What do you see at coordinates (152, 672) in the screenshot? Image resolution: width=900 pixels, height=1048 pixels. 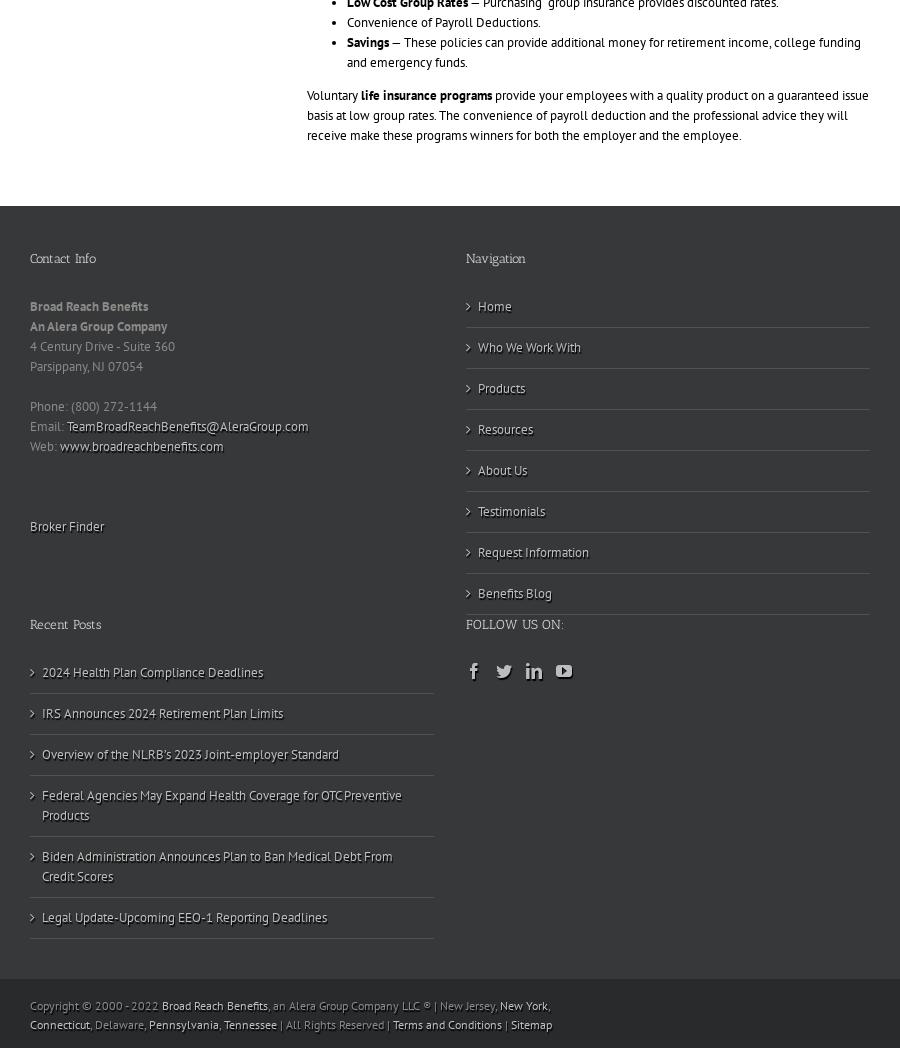 I see `'2024 Health Plan Compliance Deadlines'` at bounding box center [152, 672].